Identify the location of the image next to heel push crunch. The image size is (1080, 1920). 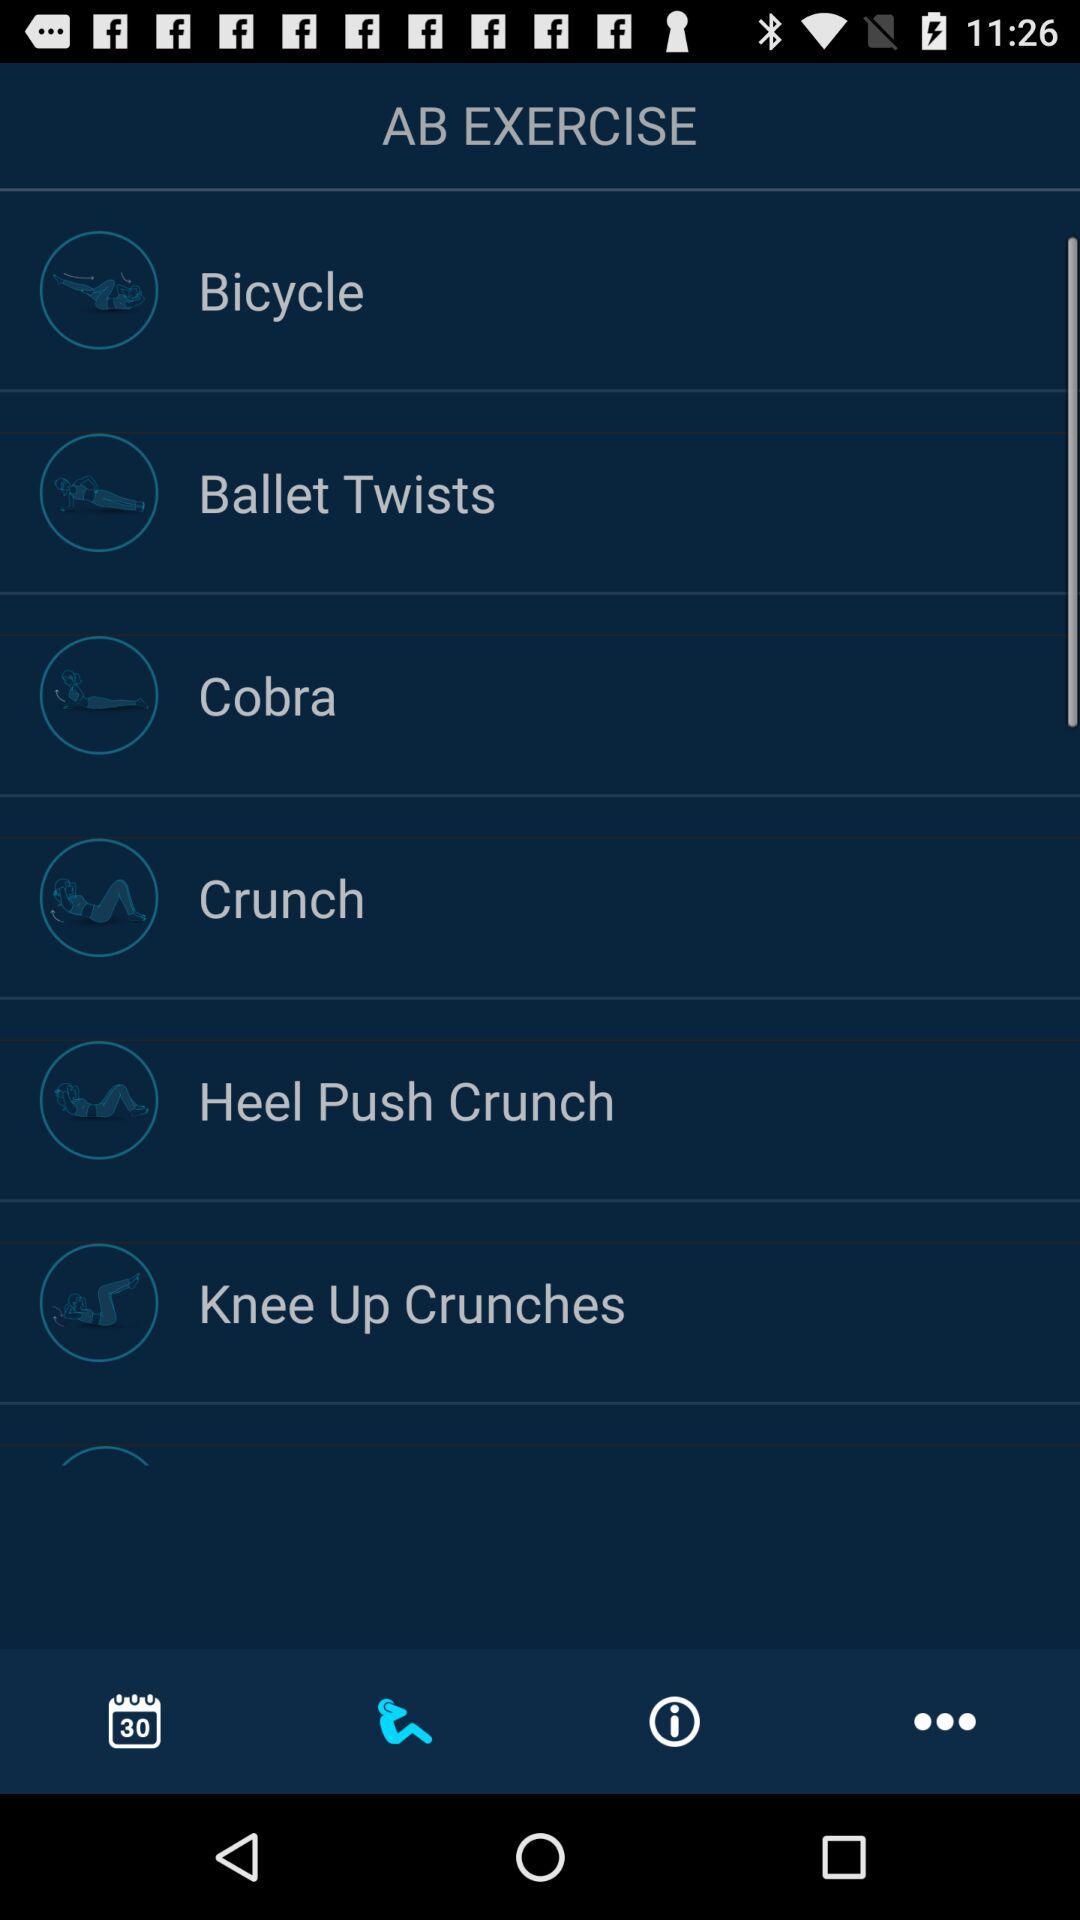
(99, 1099).